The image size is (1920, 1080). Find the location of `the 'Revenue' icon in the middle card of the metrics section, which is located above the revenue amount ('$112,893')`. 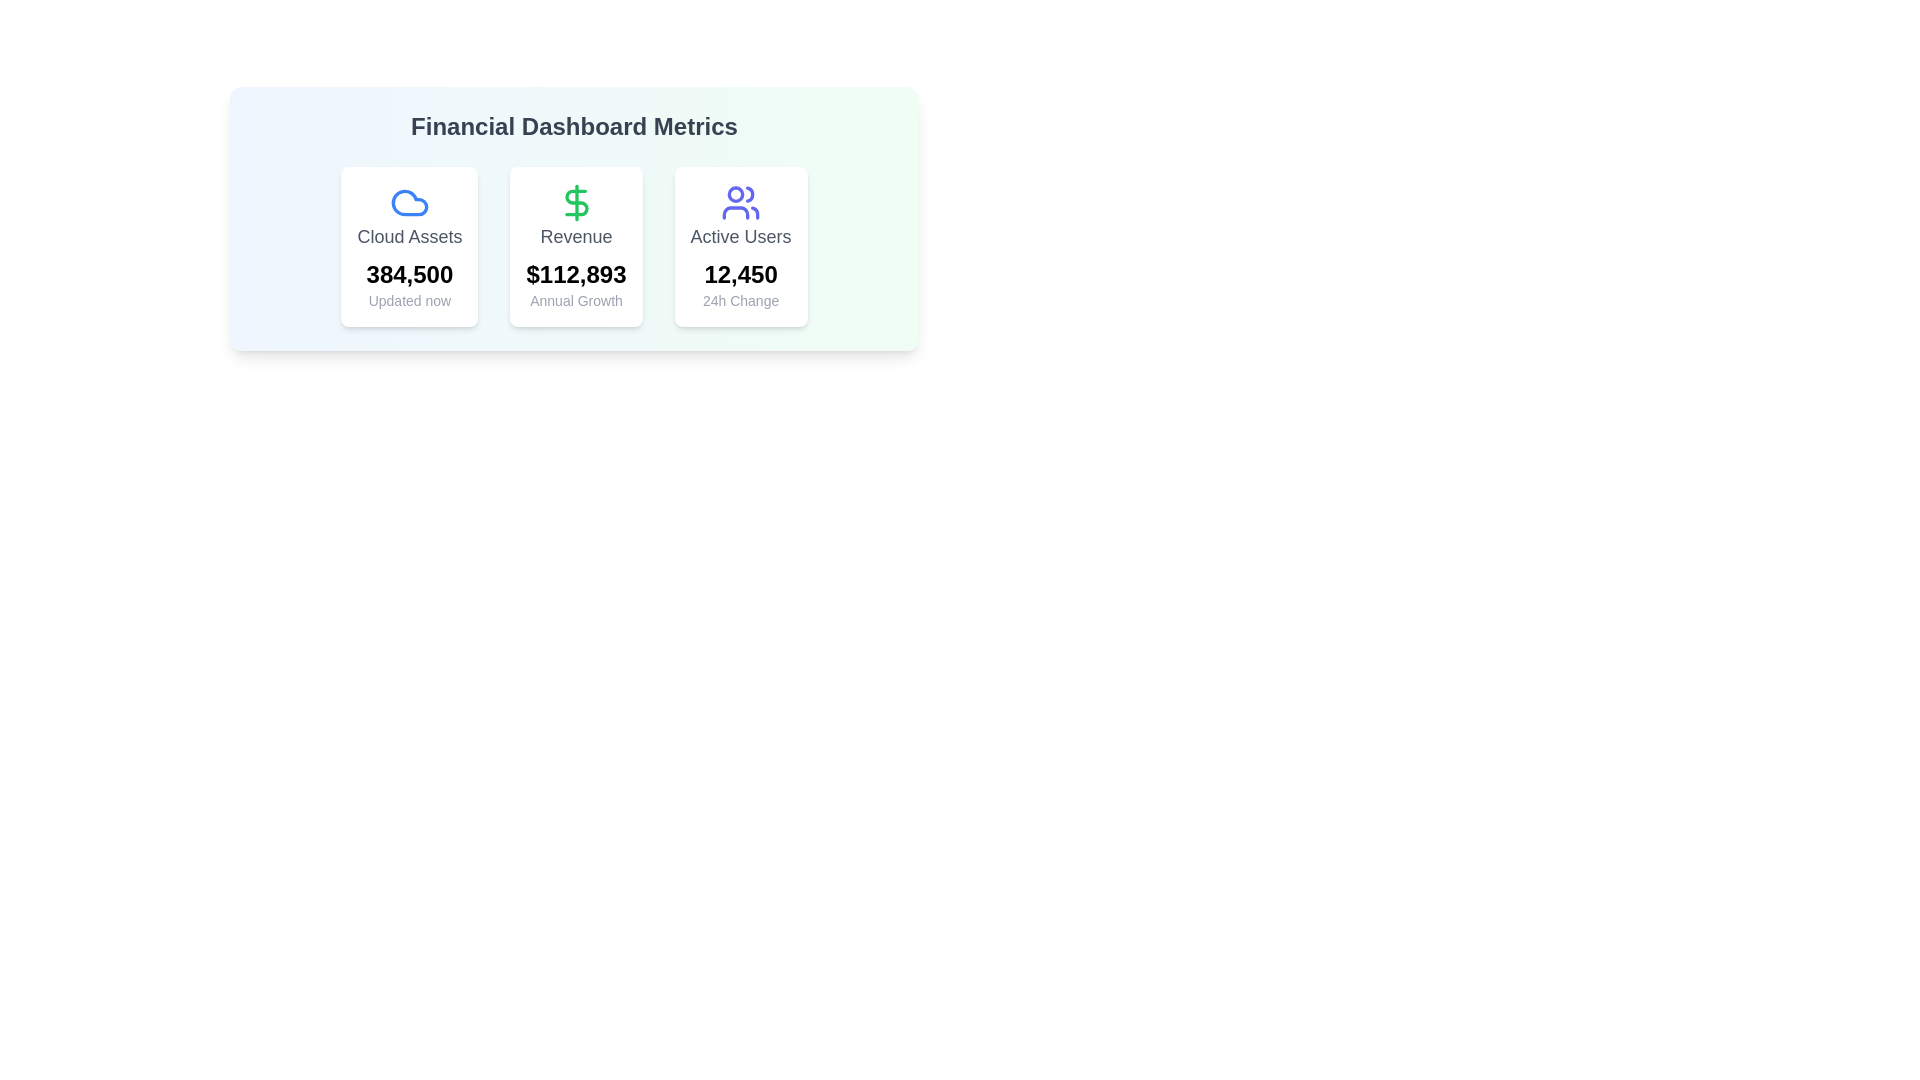

the 'Revenue' icon in the middle card of the metrics section, which is located above the revenue amount ('$112,893') is located at coordinates (575, 203).